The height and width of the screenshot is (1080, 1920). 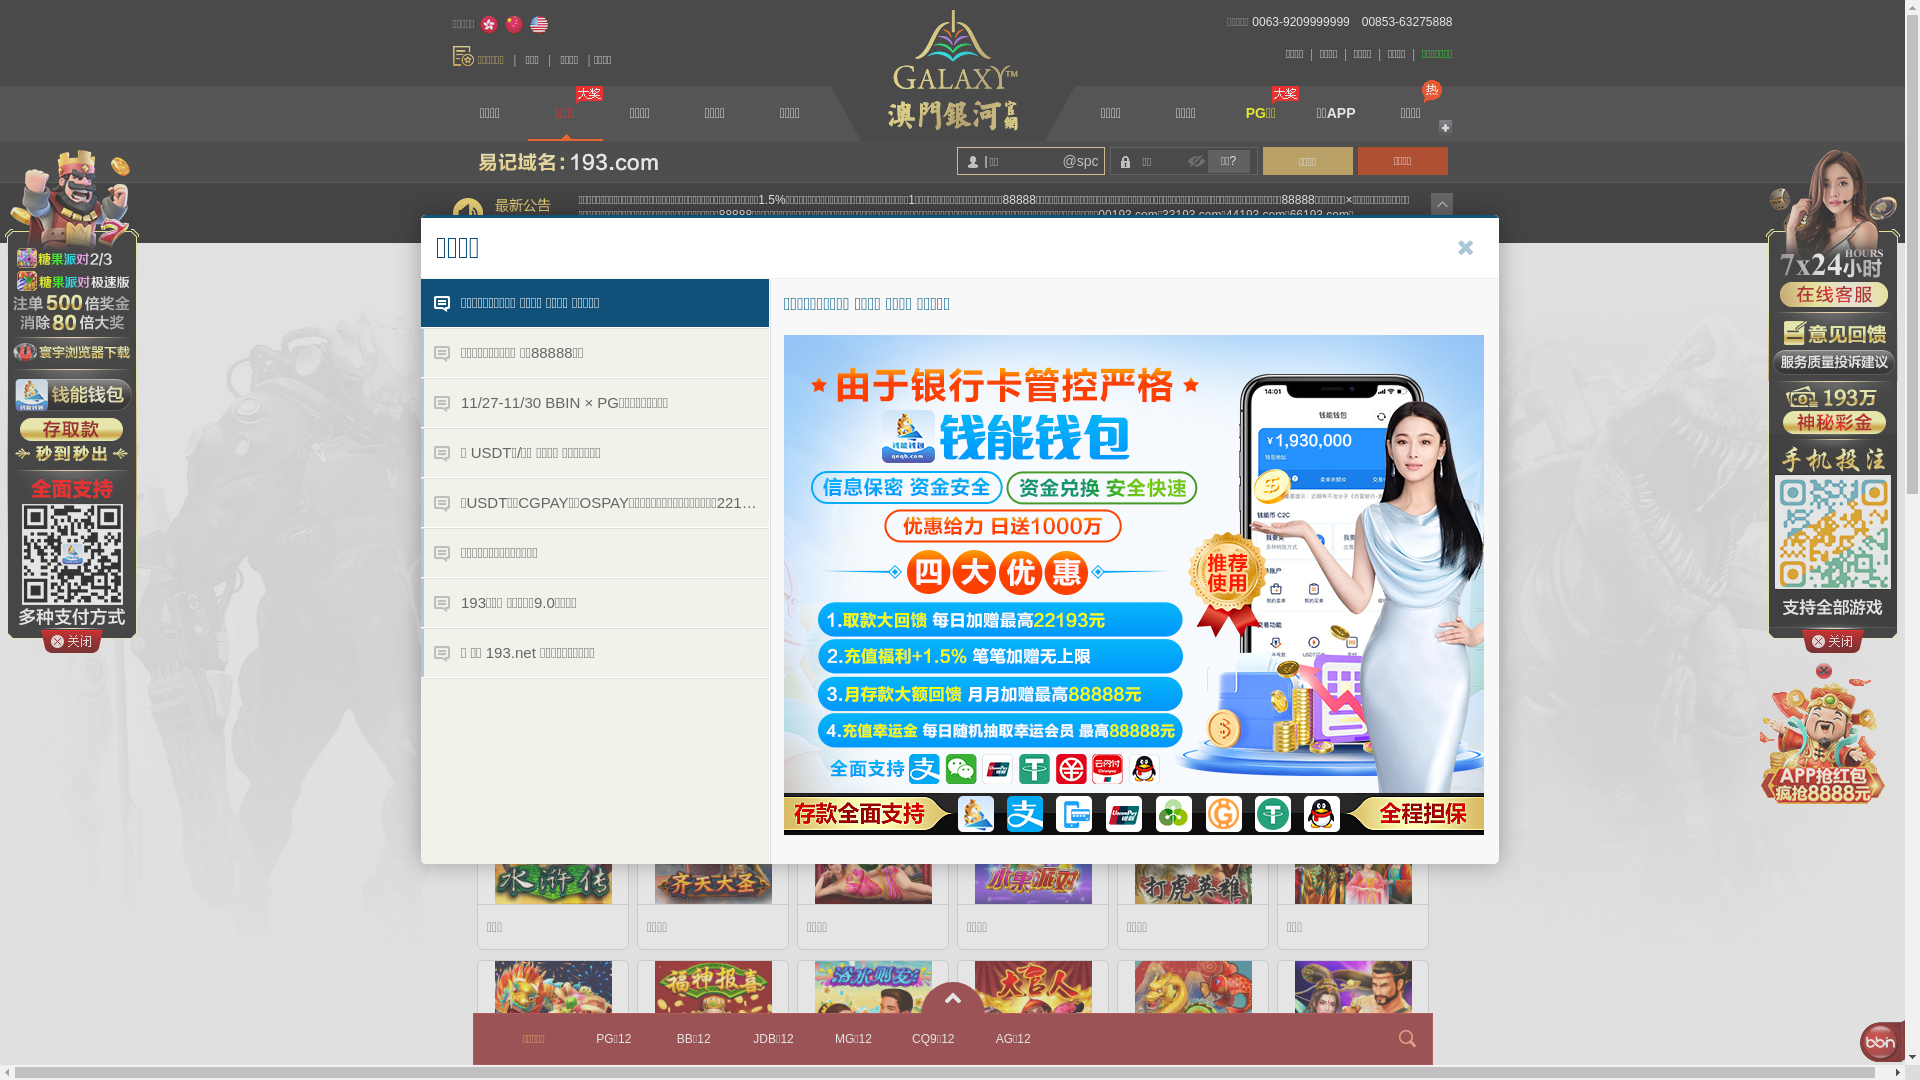 I want to click on 'English', so click(x=538, y=24).